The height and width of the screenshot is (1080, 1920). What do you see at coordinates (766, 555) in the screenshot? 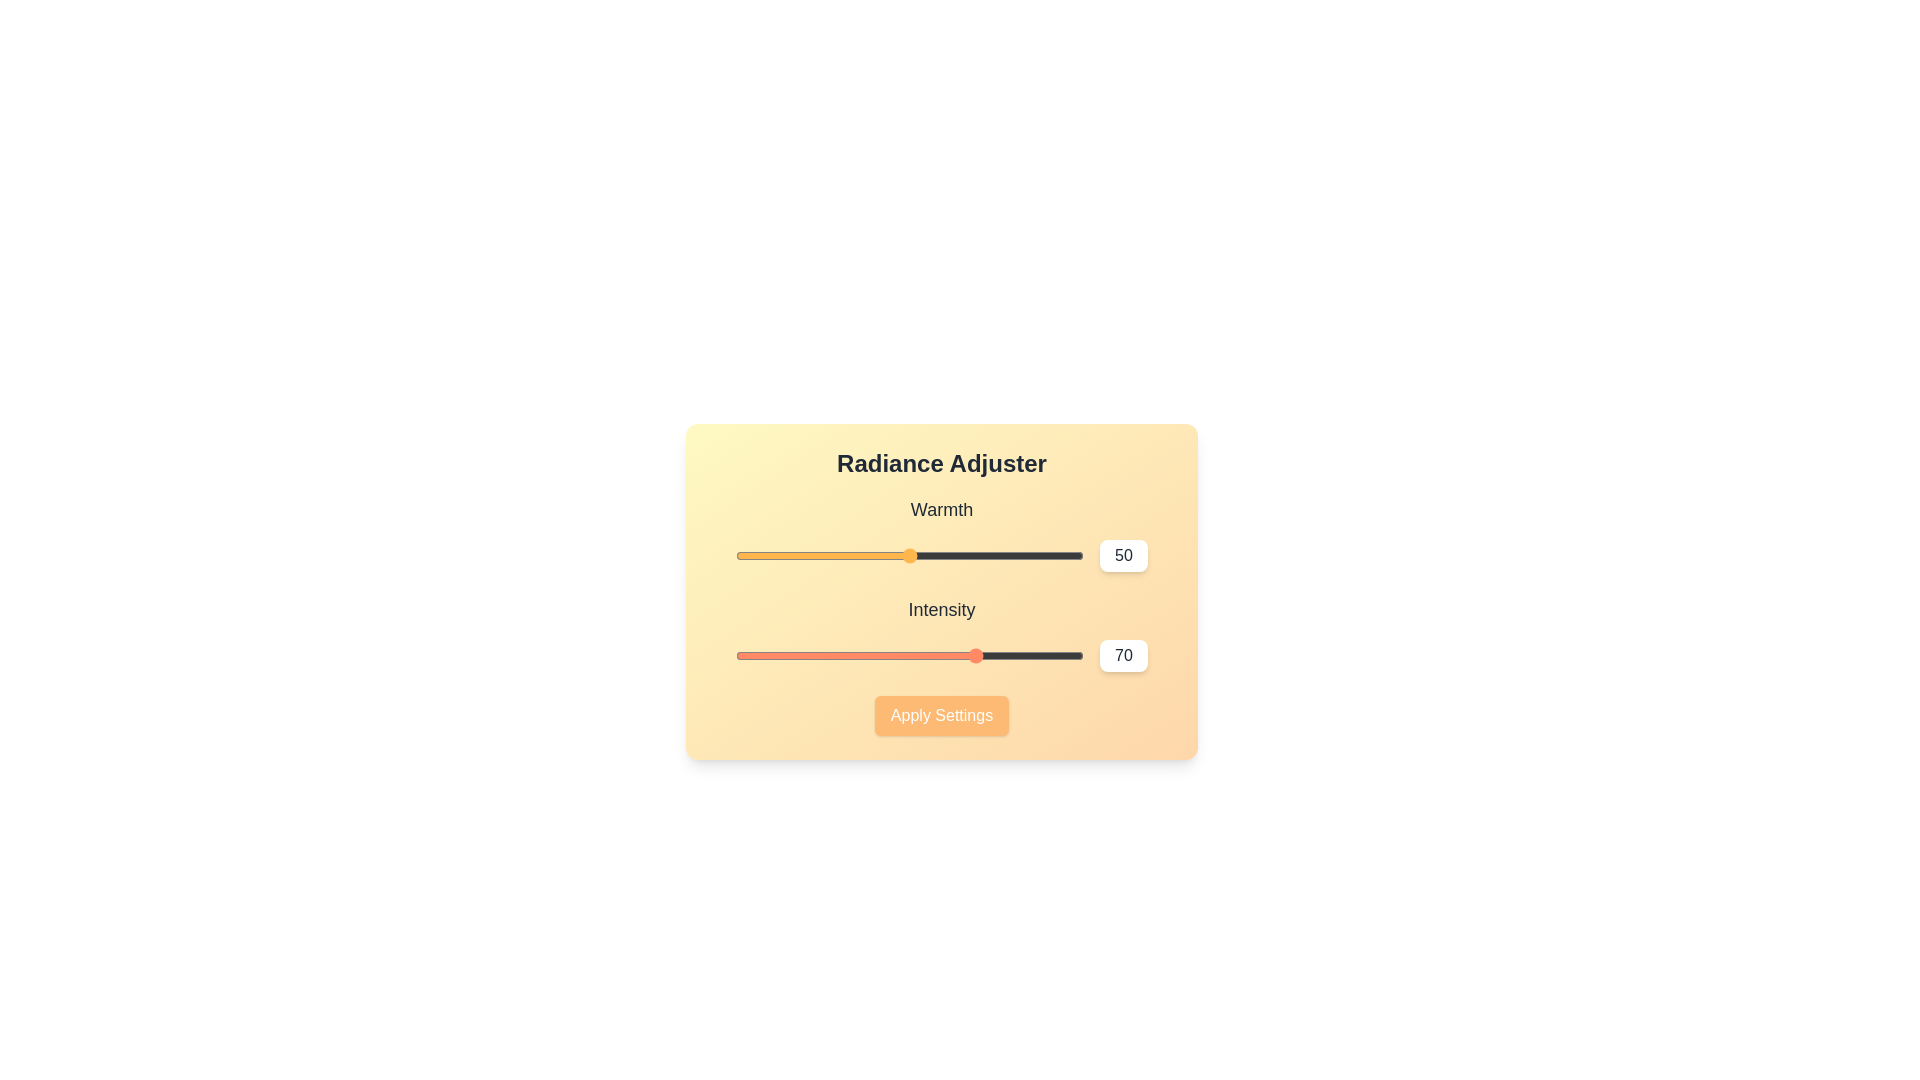
I see `the 'Warmth' slider to 9` at bounding box center [766, 555].